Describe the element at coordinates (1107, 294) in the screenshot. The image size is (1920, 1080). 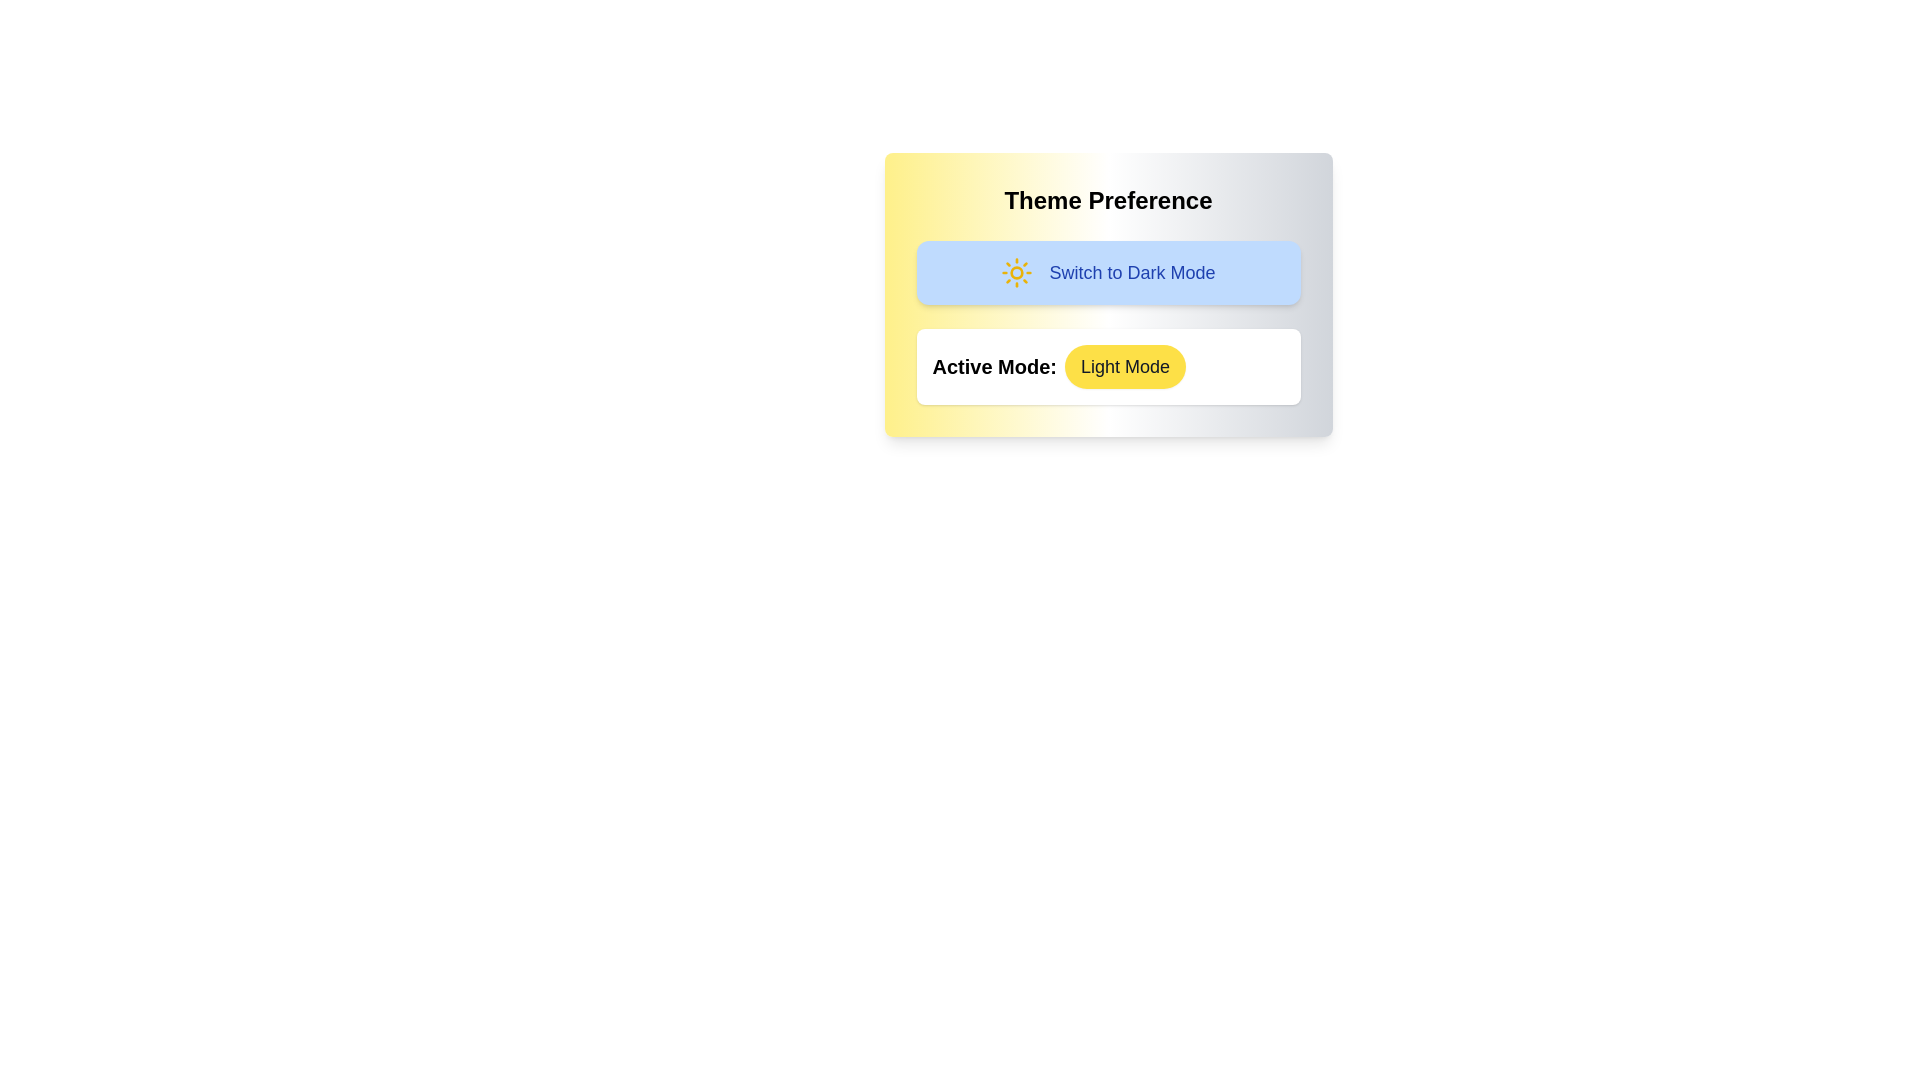
I see `the 'Switch to Dark Mode' button in the Theme Preference section` at that location.